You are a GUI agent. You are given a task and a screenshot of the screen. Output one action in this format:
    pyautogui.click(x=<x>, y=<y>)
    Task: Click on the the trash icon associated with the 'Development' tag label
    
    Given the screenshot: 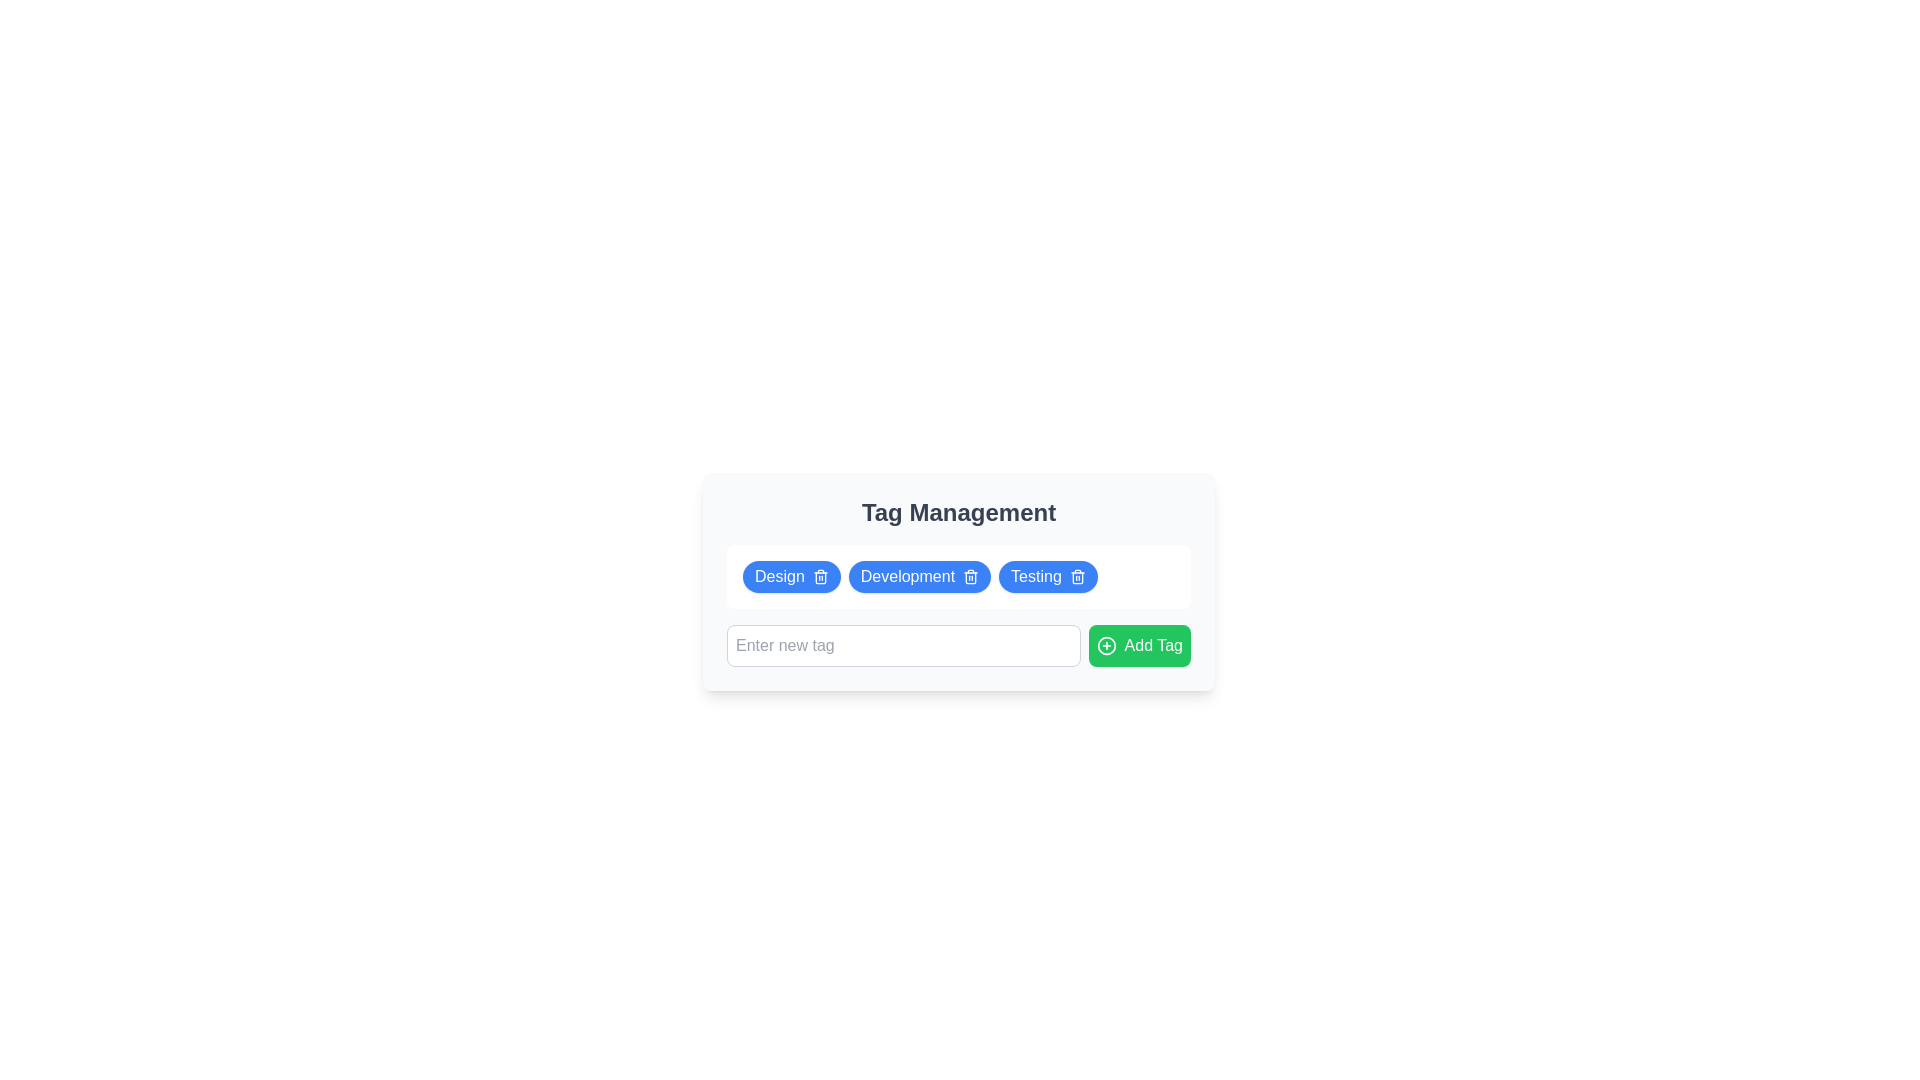 What is the action you would take?
    pyautogui.click(x=958, y=582)
    